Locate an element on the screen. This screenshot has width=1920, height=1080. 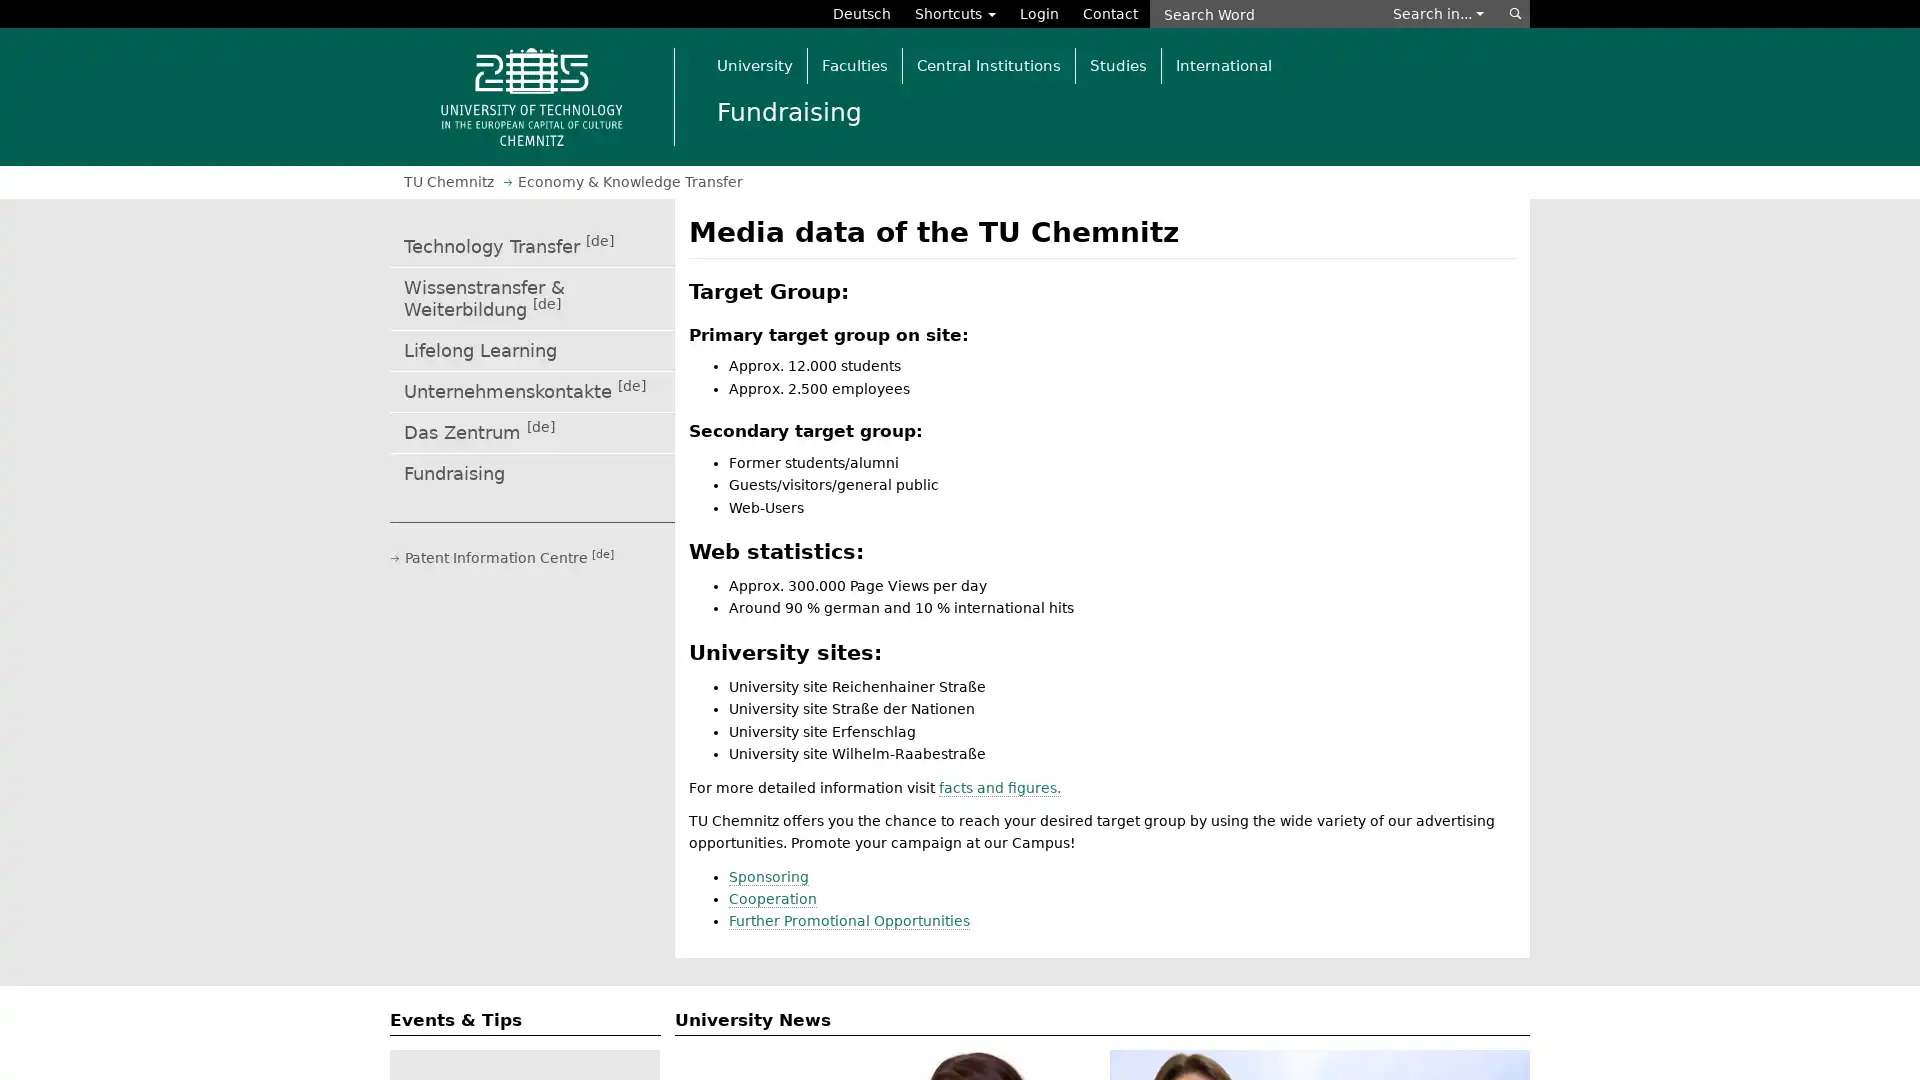
Central Institutions is located at coordinates (988, 64).